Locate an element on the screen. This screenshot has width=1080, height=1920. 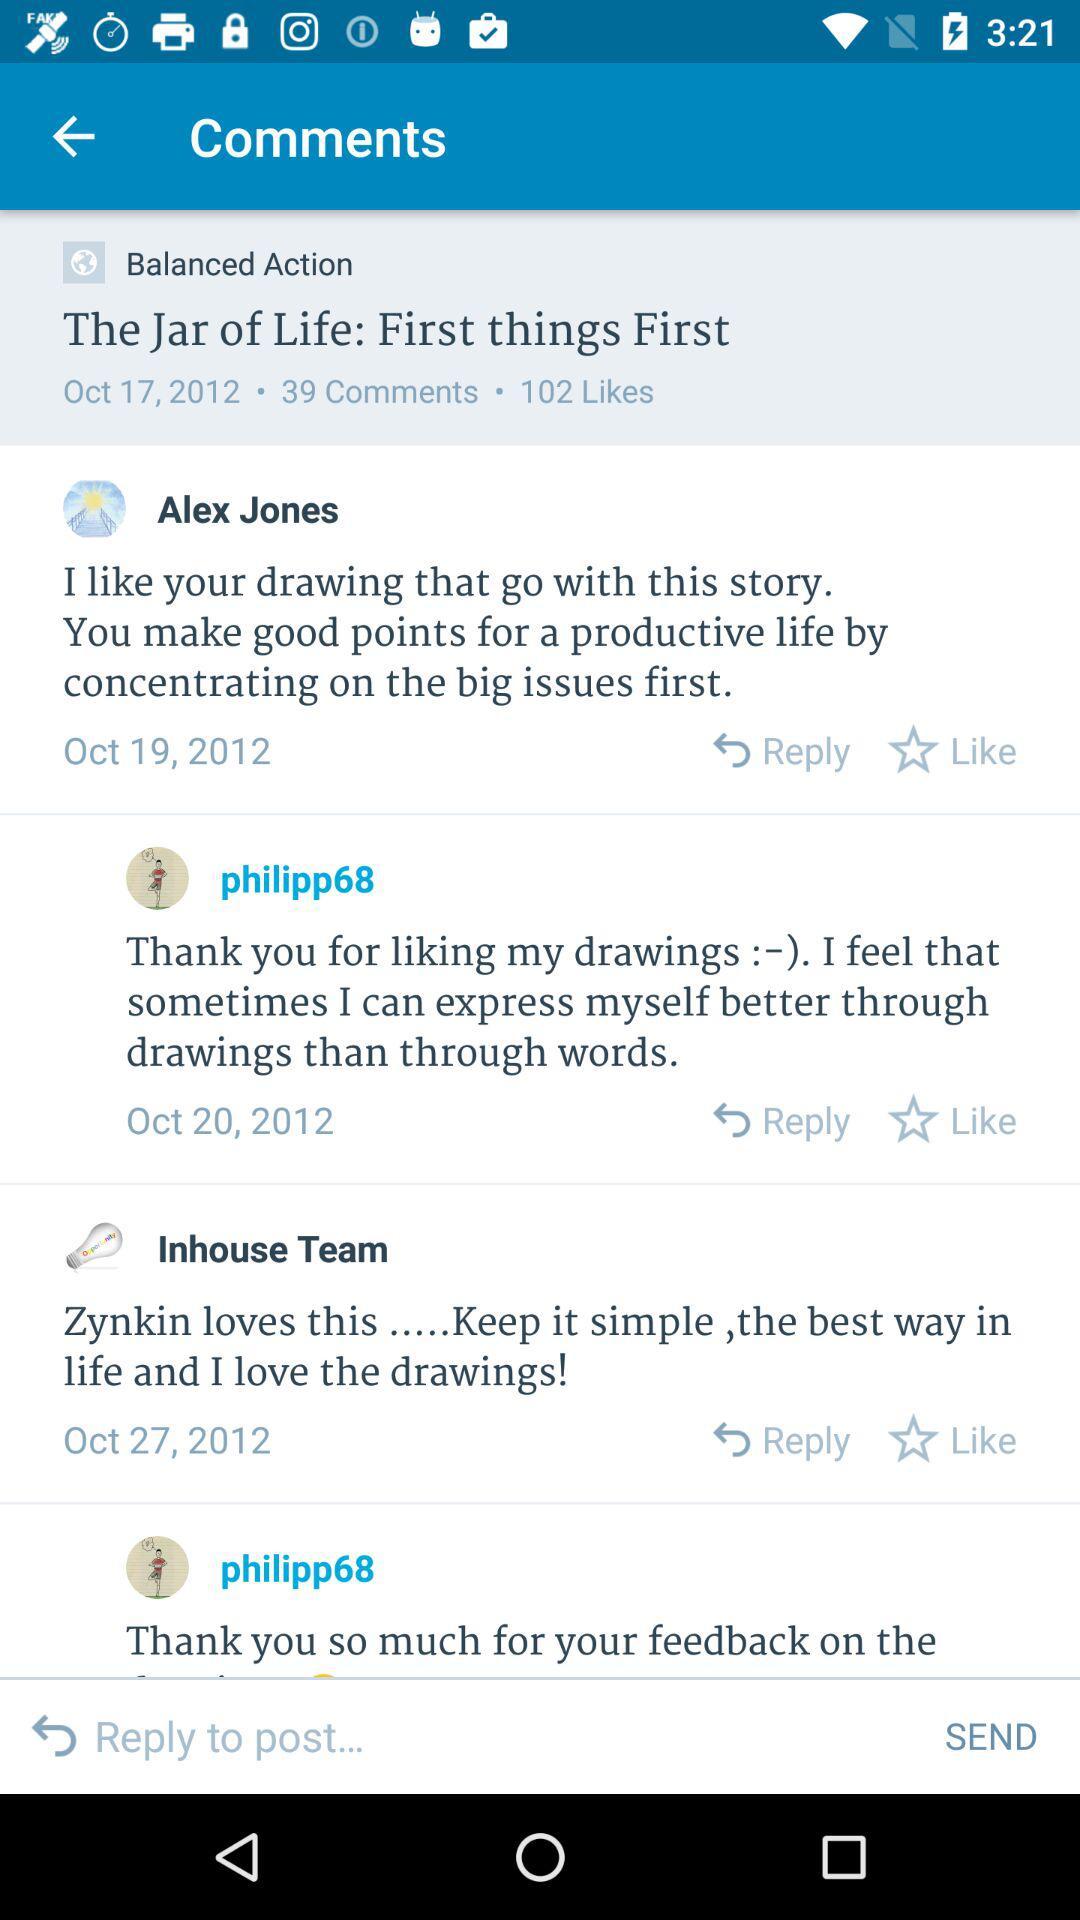
back is located at coordinates (730, 1438).